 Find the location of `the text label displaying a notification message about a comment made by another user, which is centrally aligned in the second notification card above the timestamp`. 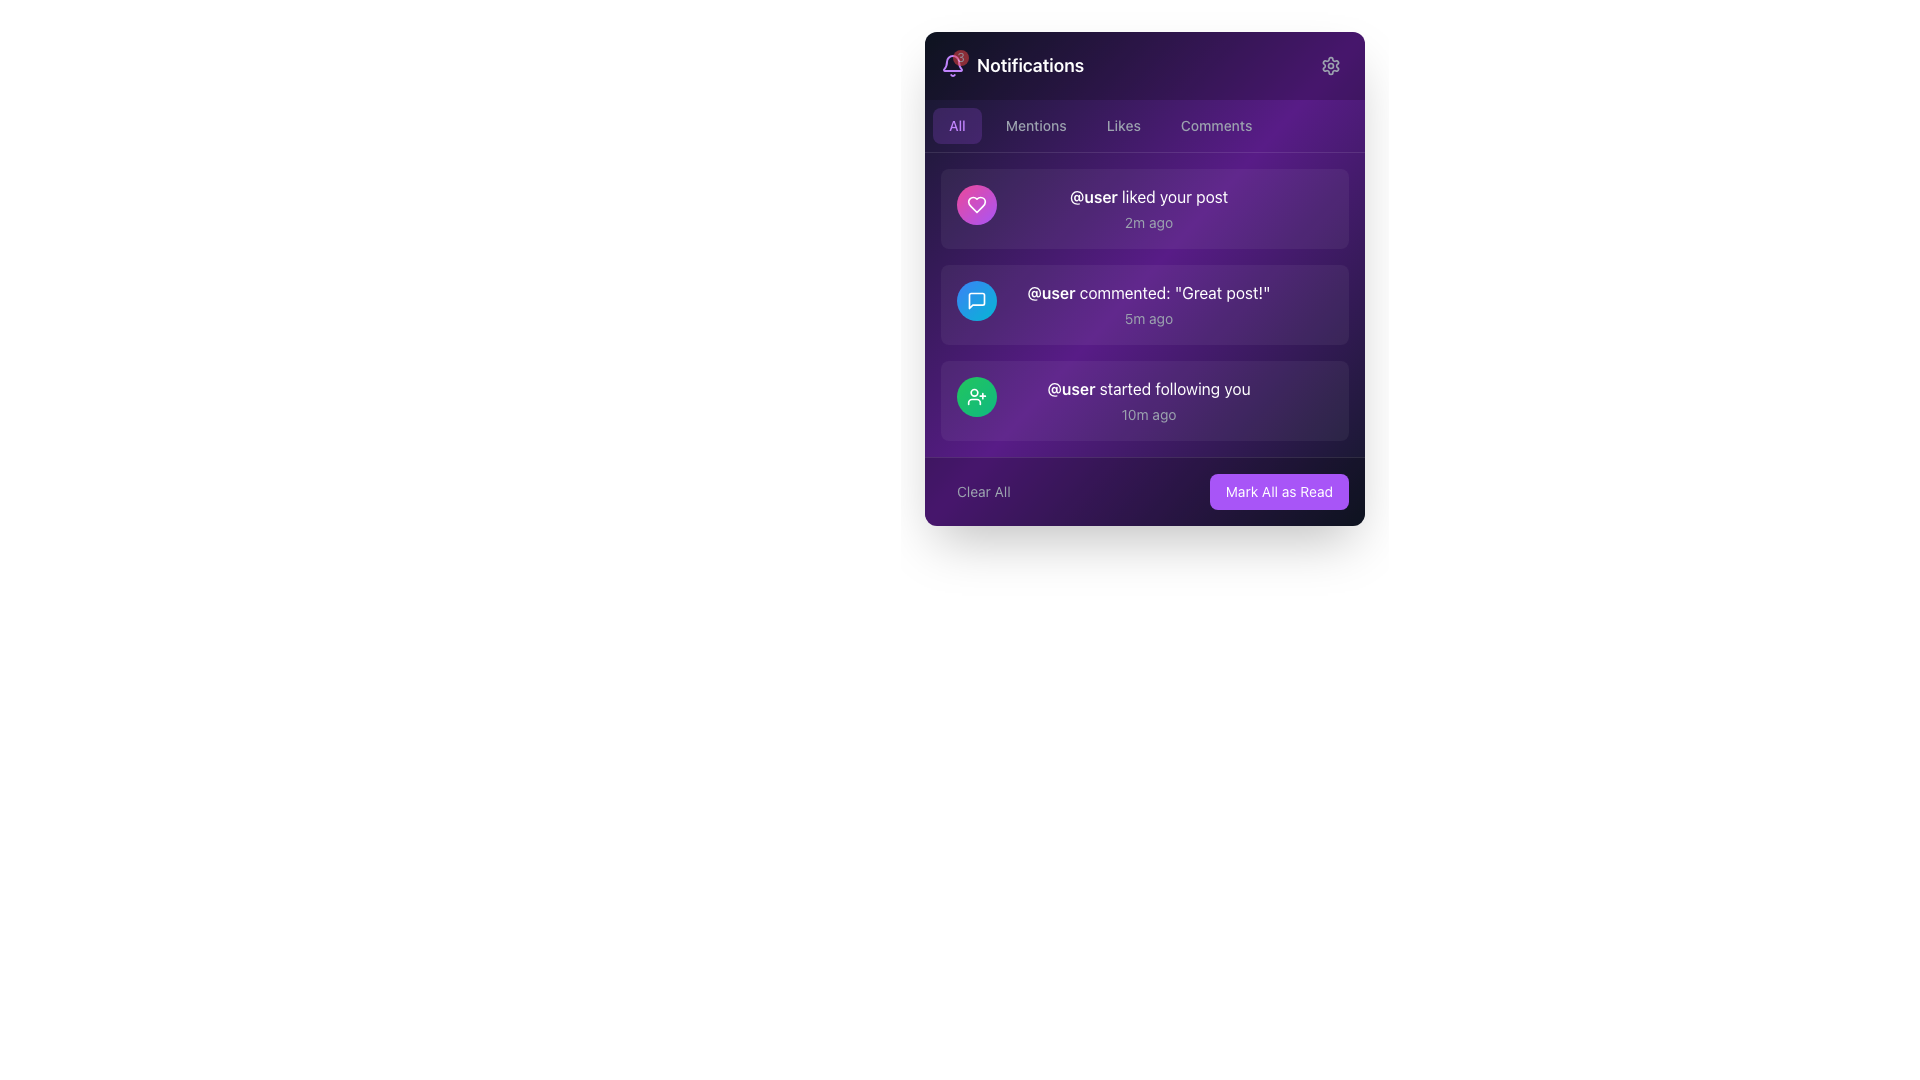

the text label displaying a notification message about a comment made by another user, which is centrally aligned in the second notification card above the timestamp is located at coordinates (1148, 293).